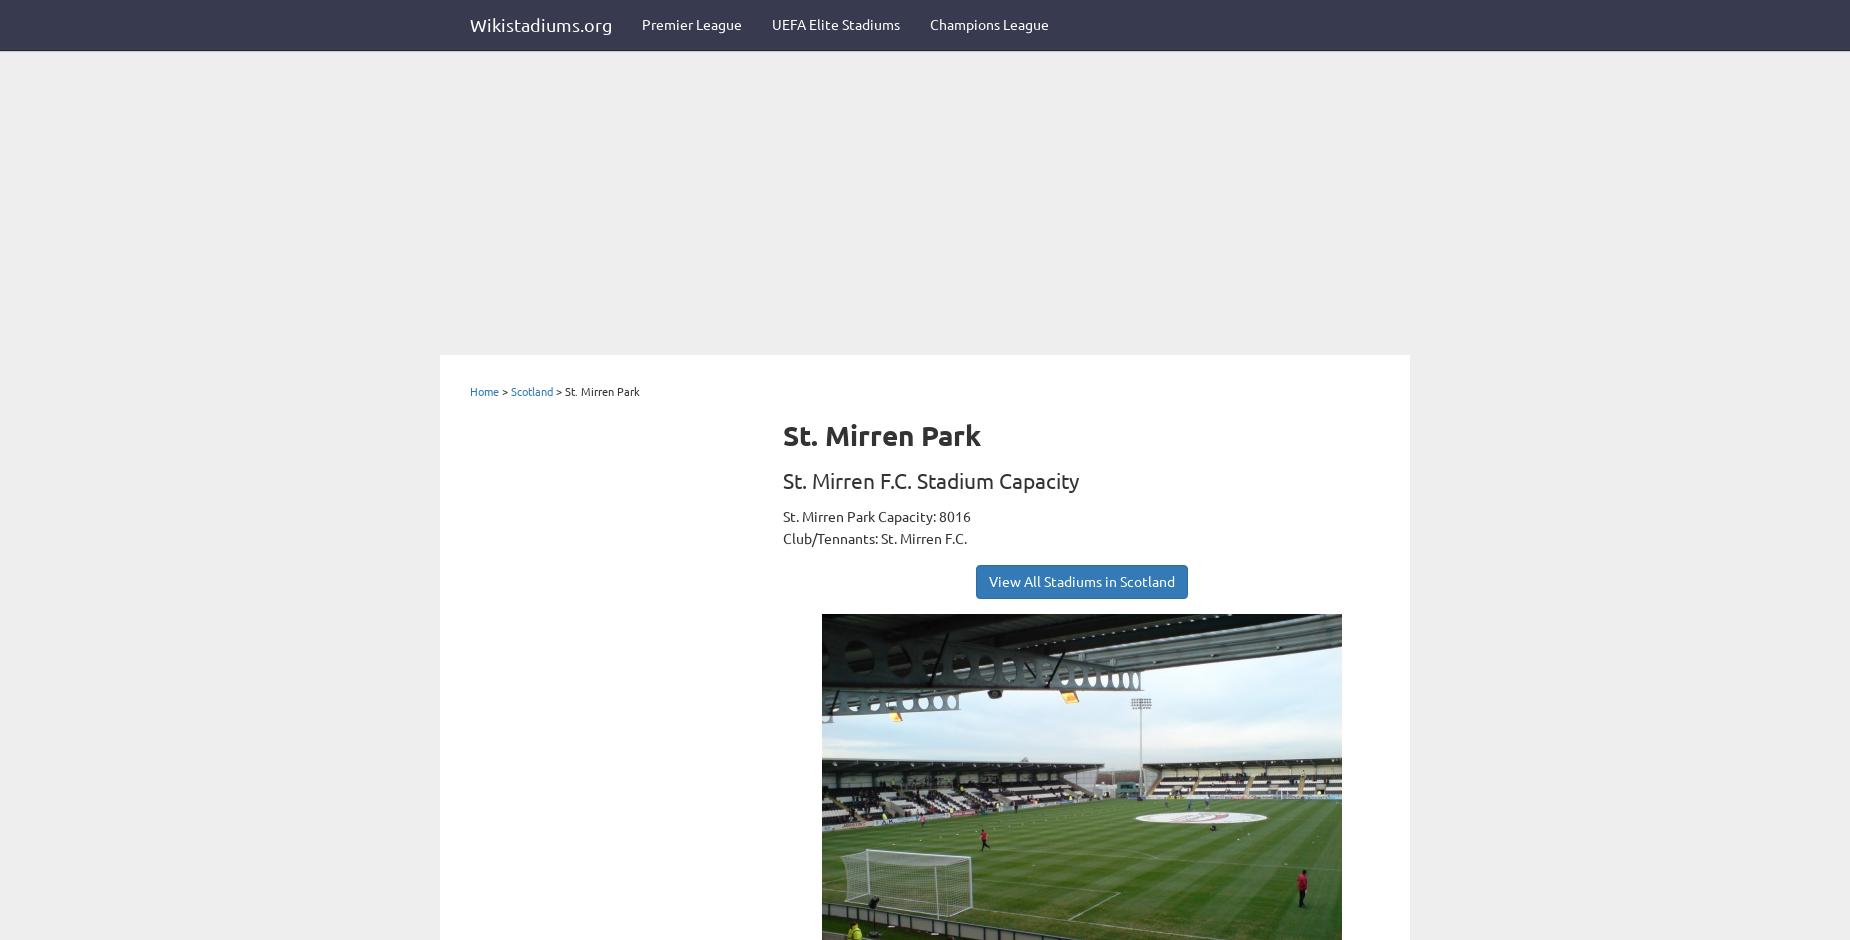 The image size is (1850, 940). Describe the element at coordinates (510, 390) in the screenshot. I see `'Scotland'` at that location.